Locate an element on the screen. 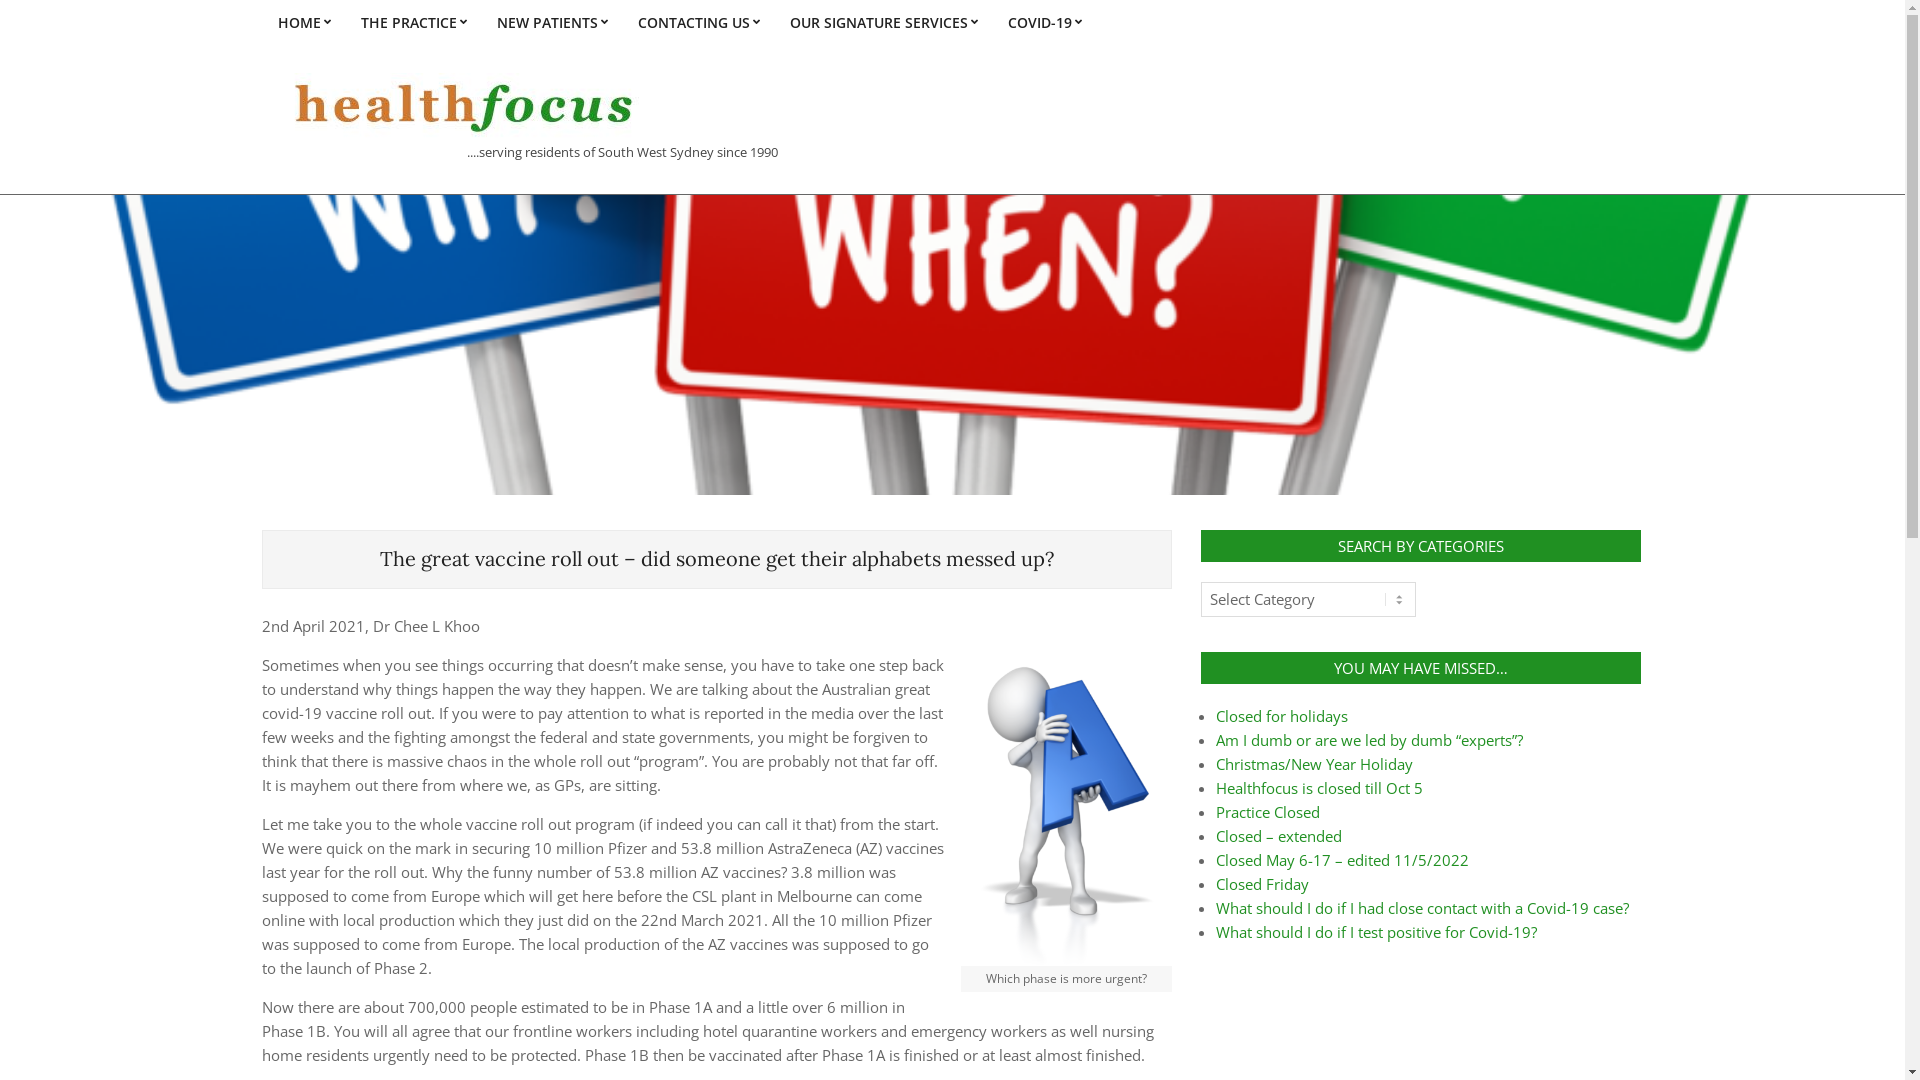 The width and height of the screenshot is (1920, 1080). 'What should I do if I test positive for Covid-19?' is located at coordinates (1375, 932).